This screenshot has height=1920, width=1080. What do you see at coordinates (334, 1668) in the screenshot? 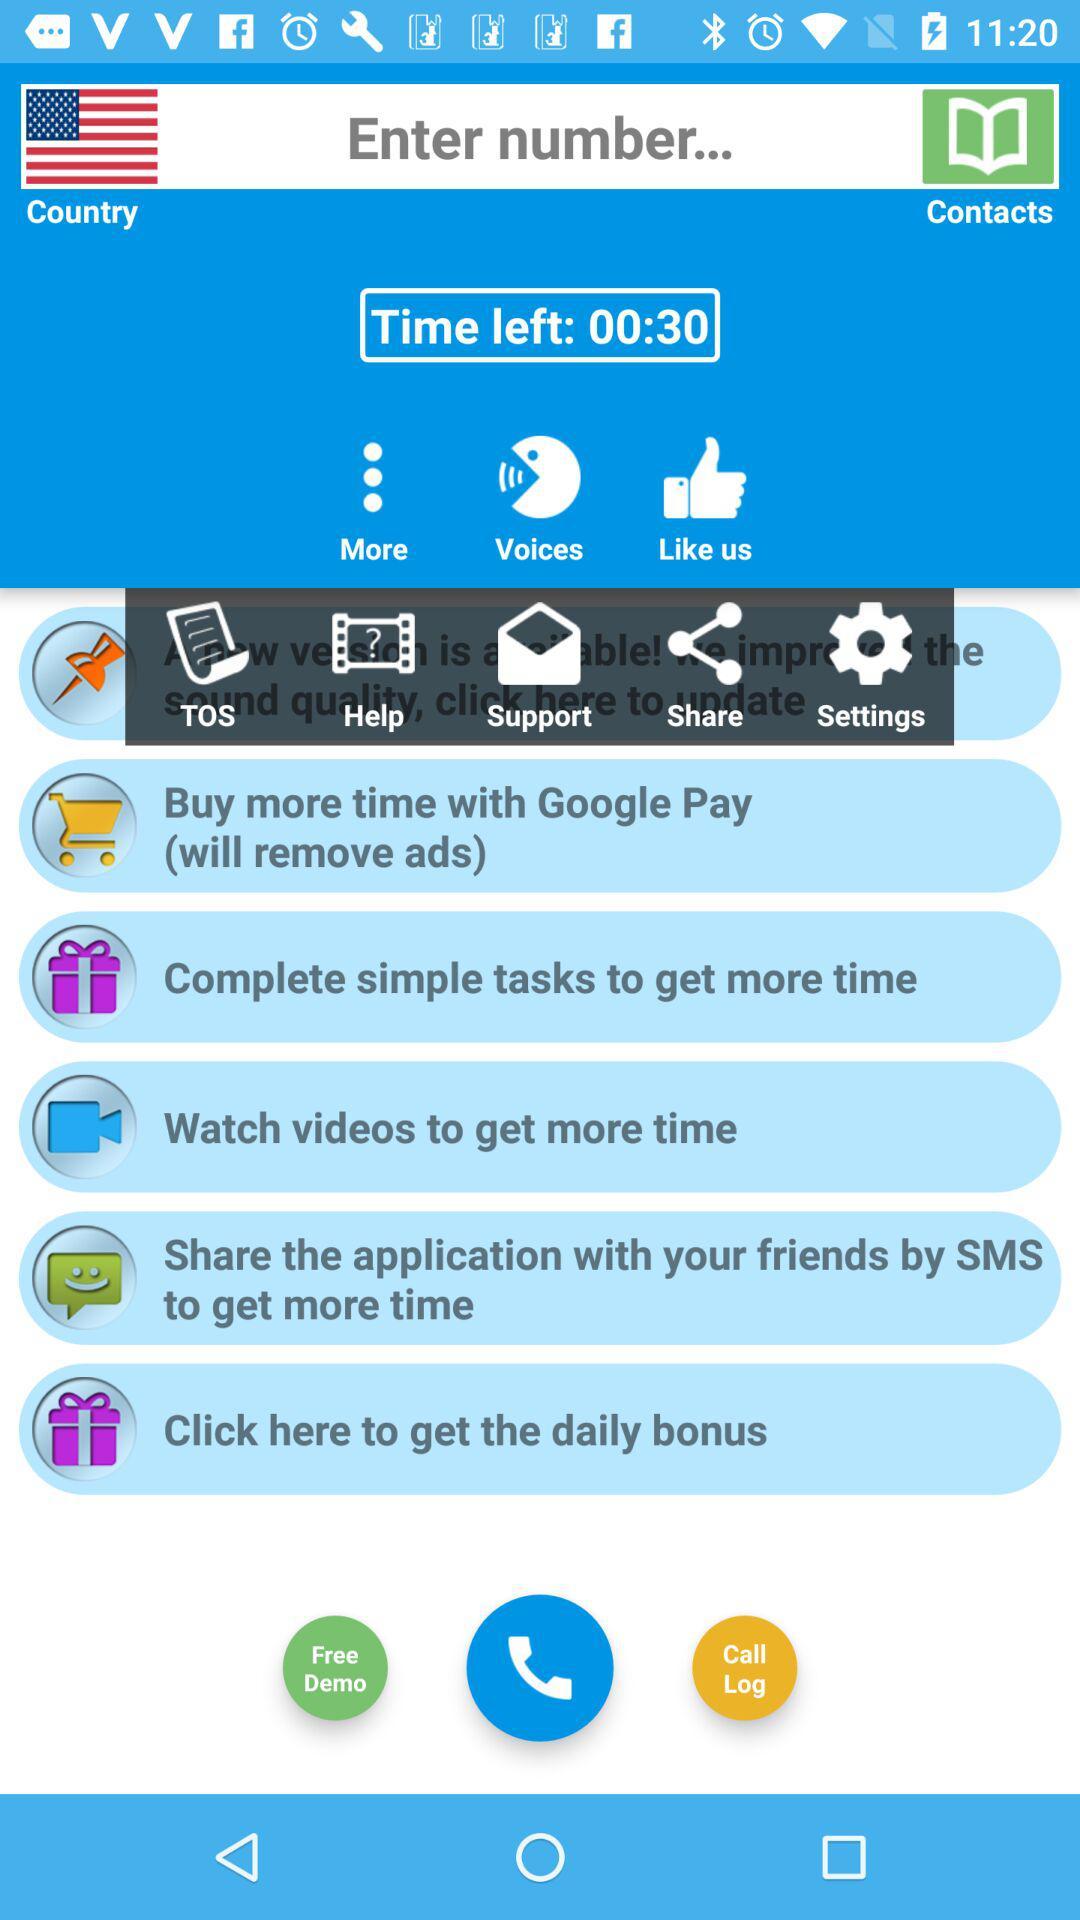
I see `the avatar icon` at bounding box center [334, 1668].